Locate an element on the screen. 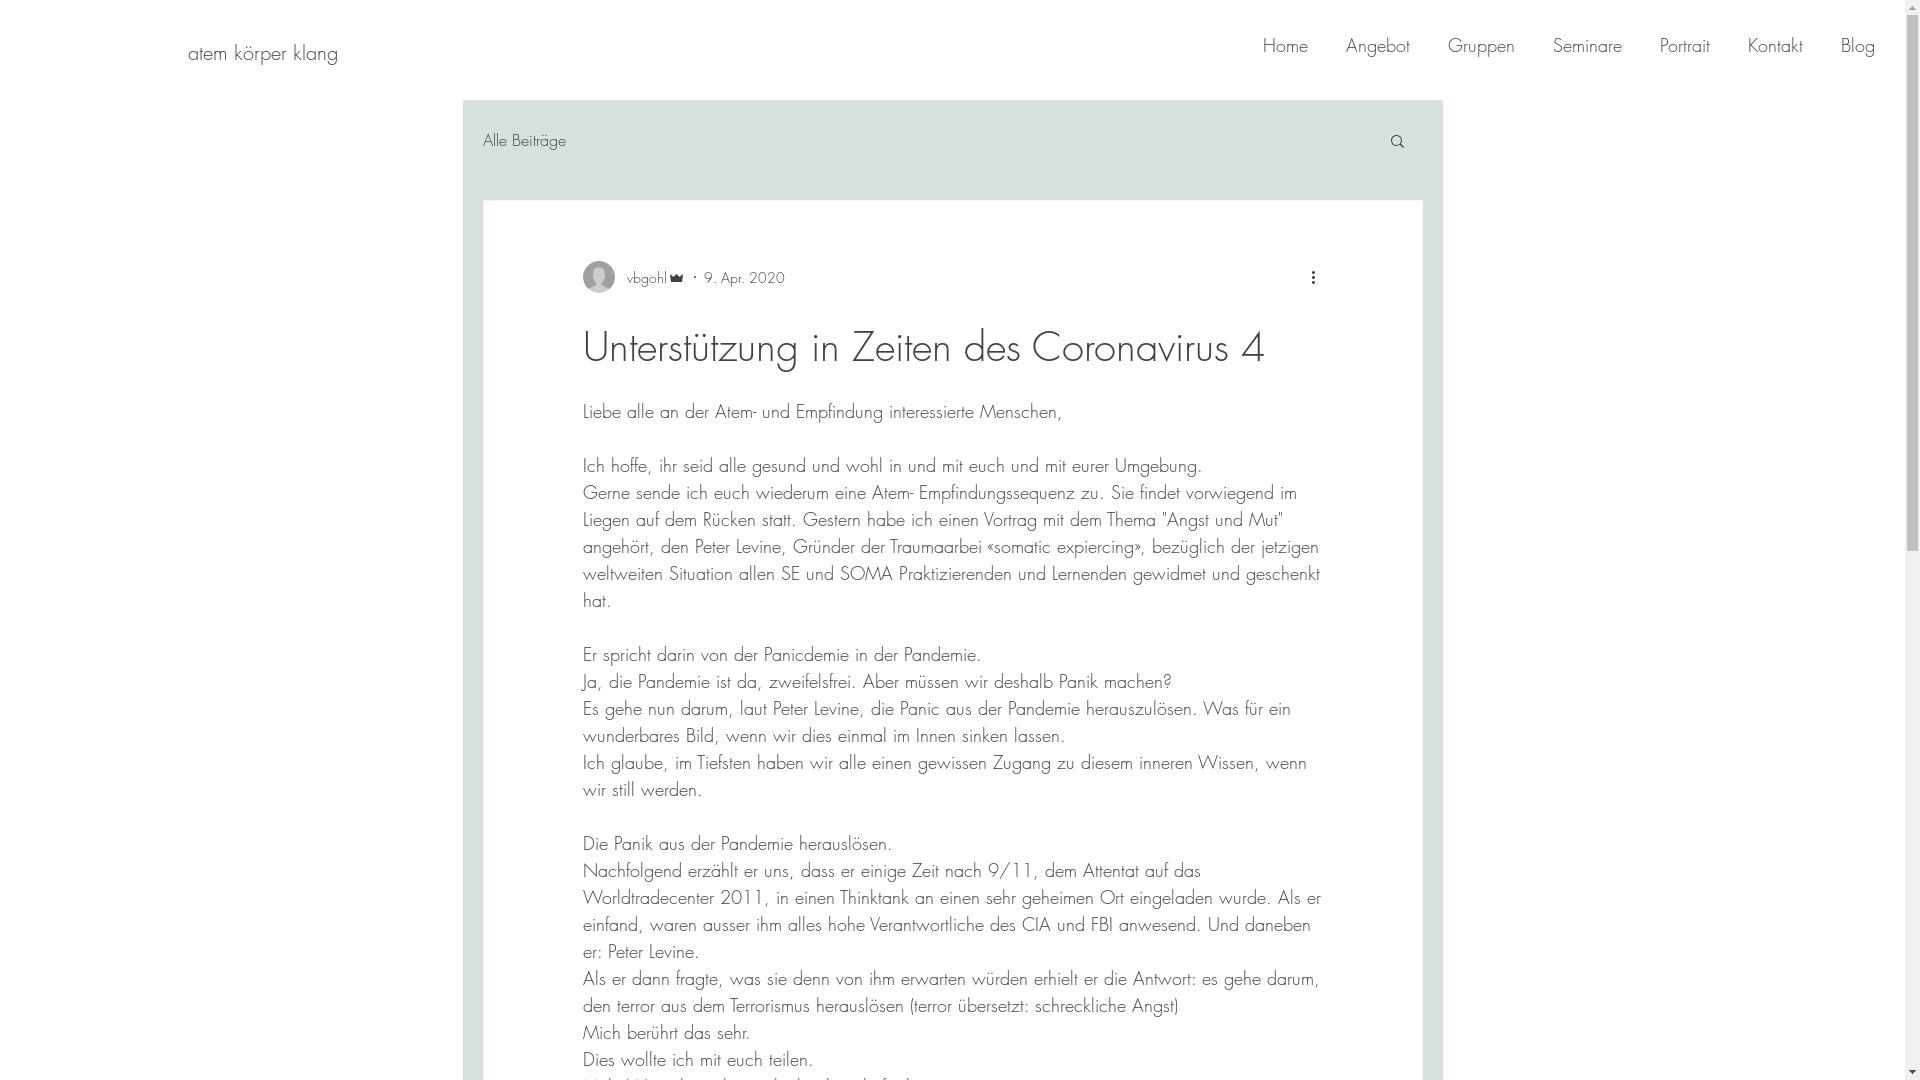  'Gruppen' is located at coordinates (1472, 45).